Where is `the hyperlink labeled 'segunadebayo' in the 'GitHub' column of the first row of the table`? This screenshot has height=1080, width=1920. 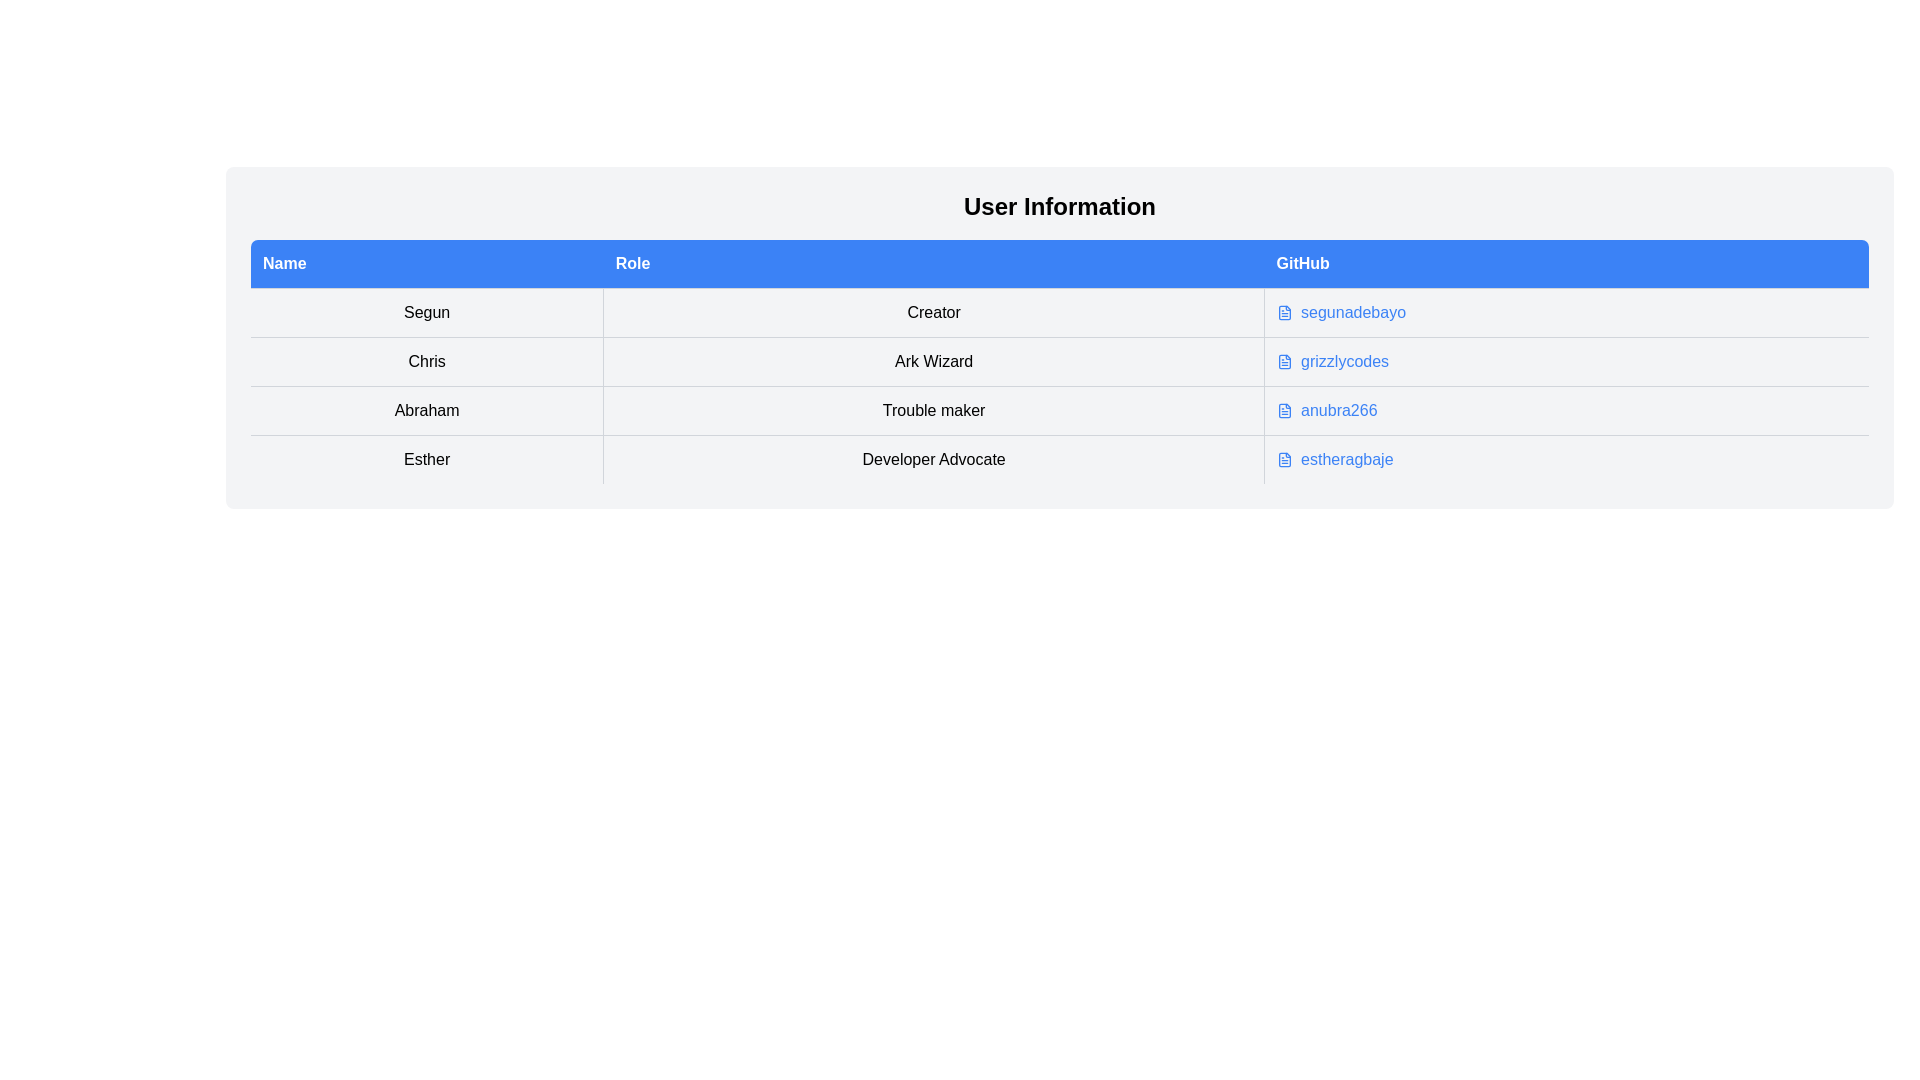 the hyperlink labeled 'segunadebayo' in the 'GitHub' column of the first row of the table is located at coordinates (1566, 312).